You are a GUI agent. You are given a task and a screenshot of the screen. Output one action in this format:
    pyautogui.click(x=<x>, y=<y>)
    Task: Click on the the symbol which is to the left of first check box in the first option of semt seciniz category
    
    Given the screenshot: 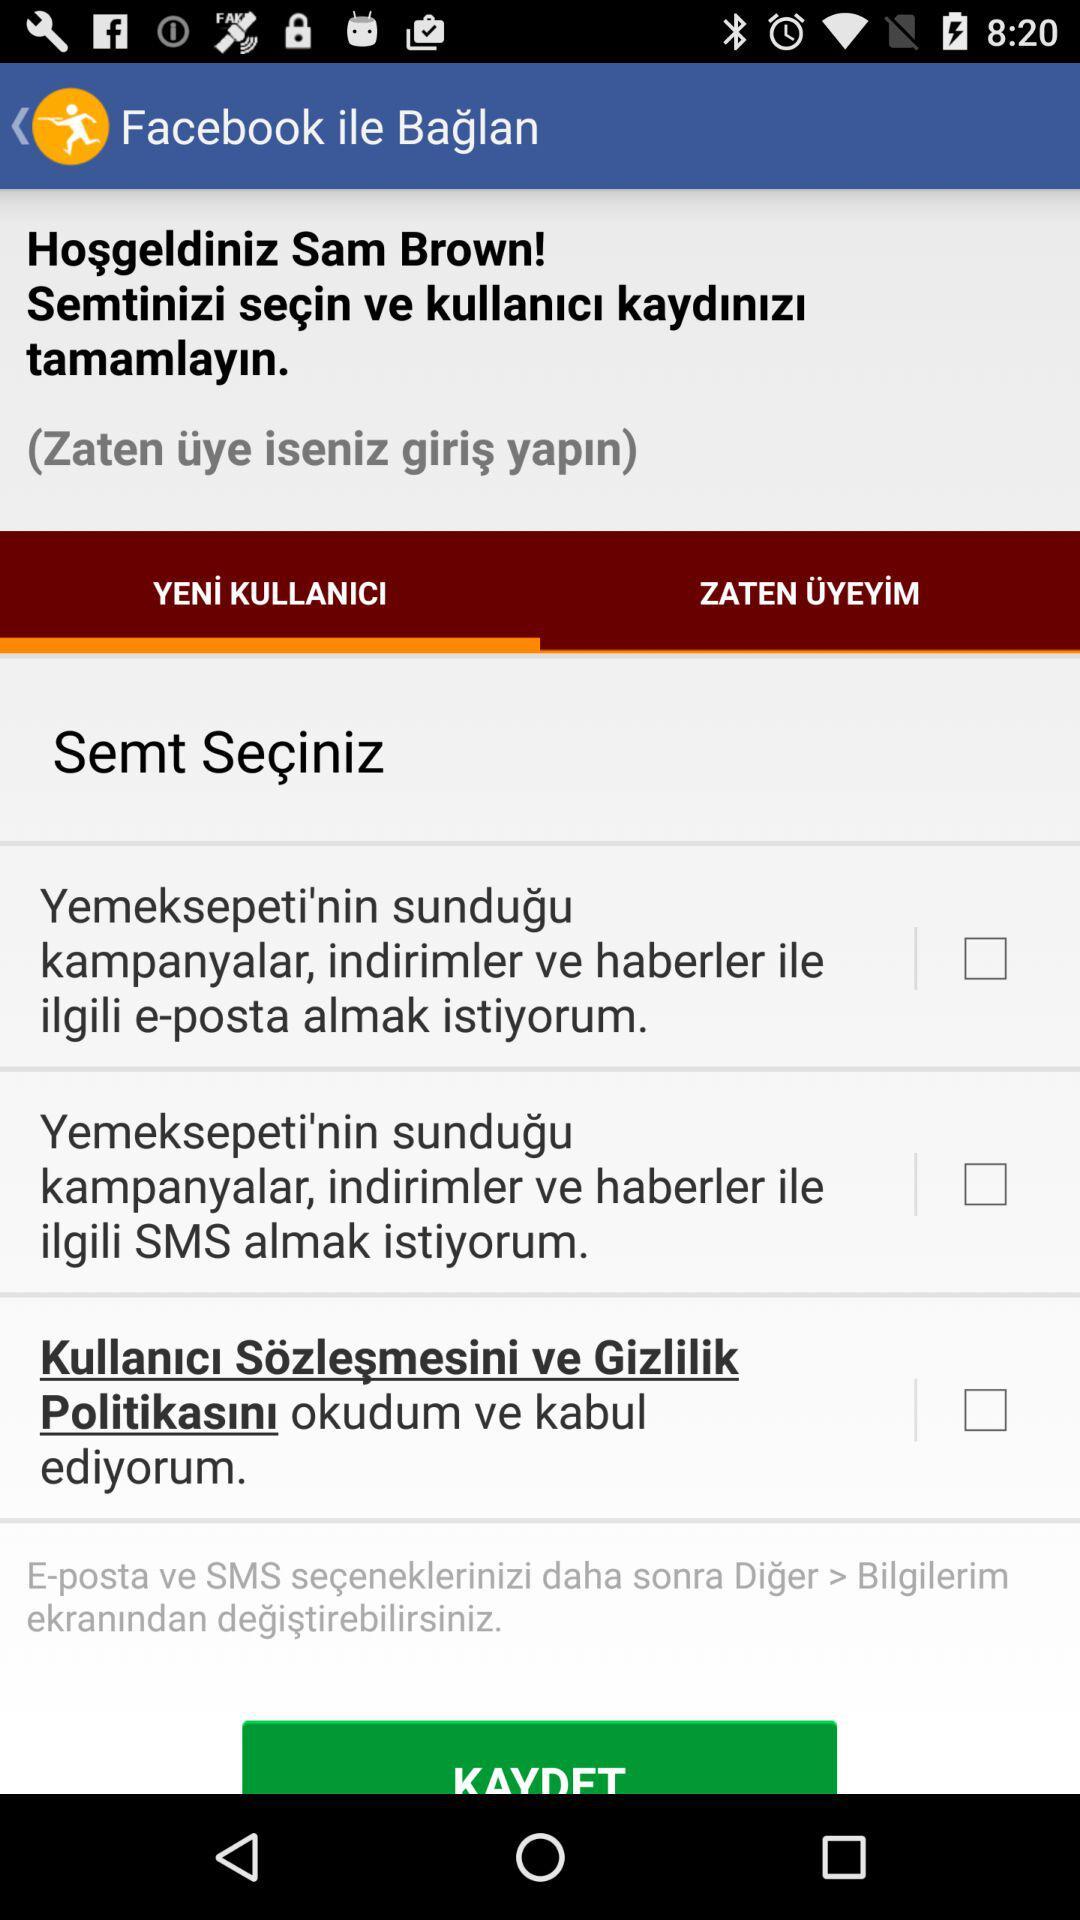 What is the action you would take?
    pyautogui.click(x=915, y=958)
    